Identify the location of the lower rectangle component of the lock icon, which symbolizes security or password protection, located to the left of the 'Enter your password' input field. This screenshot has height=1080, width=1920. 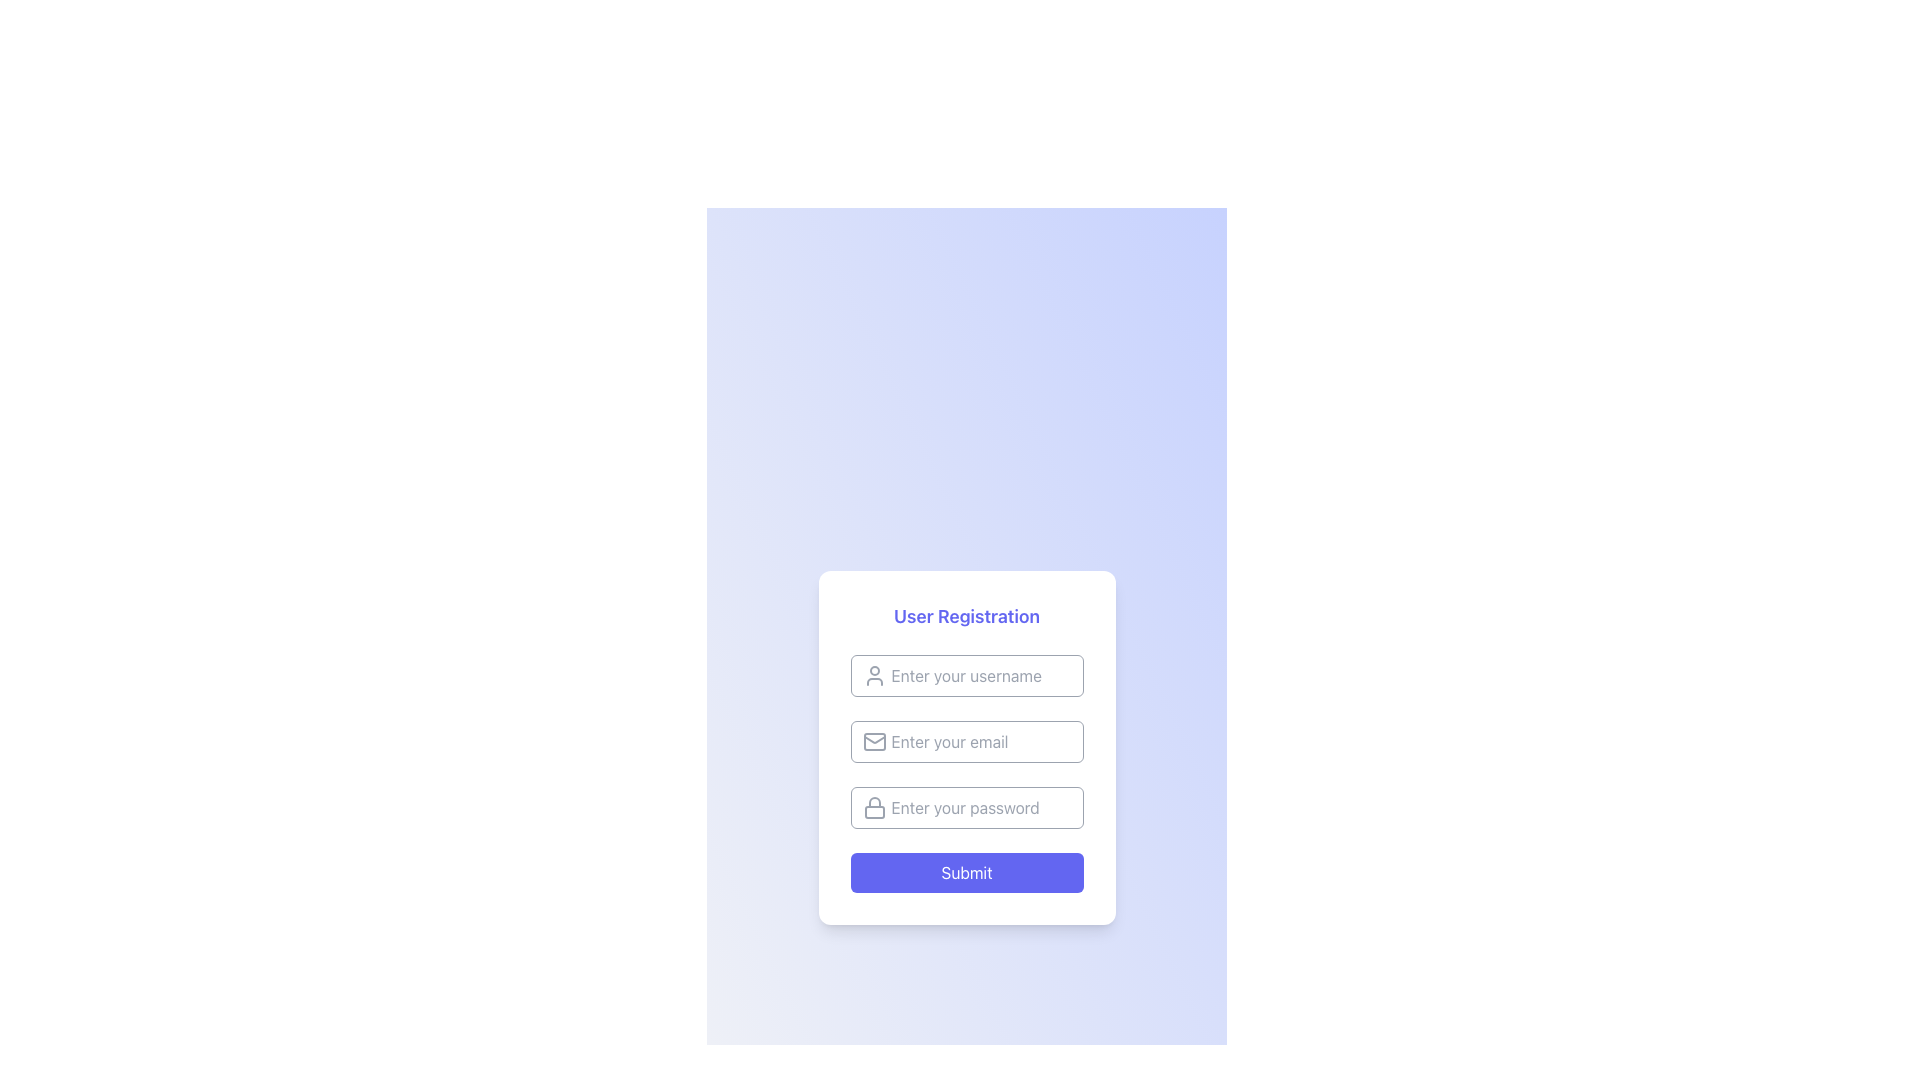
(874, 812).